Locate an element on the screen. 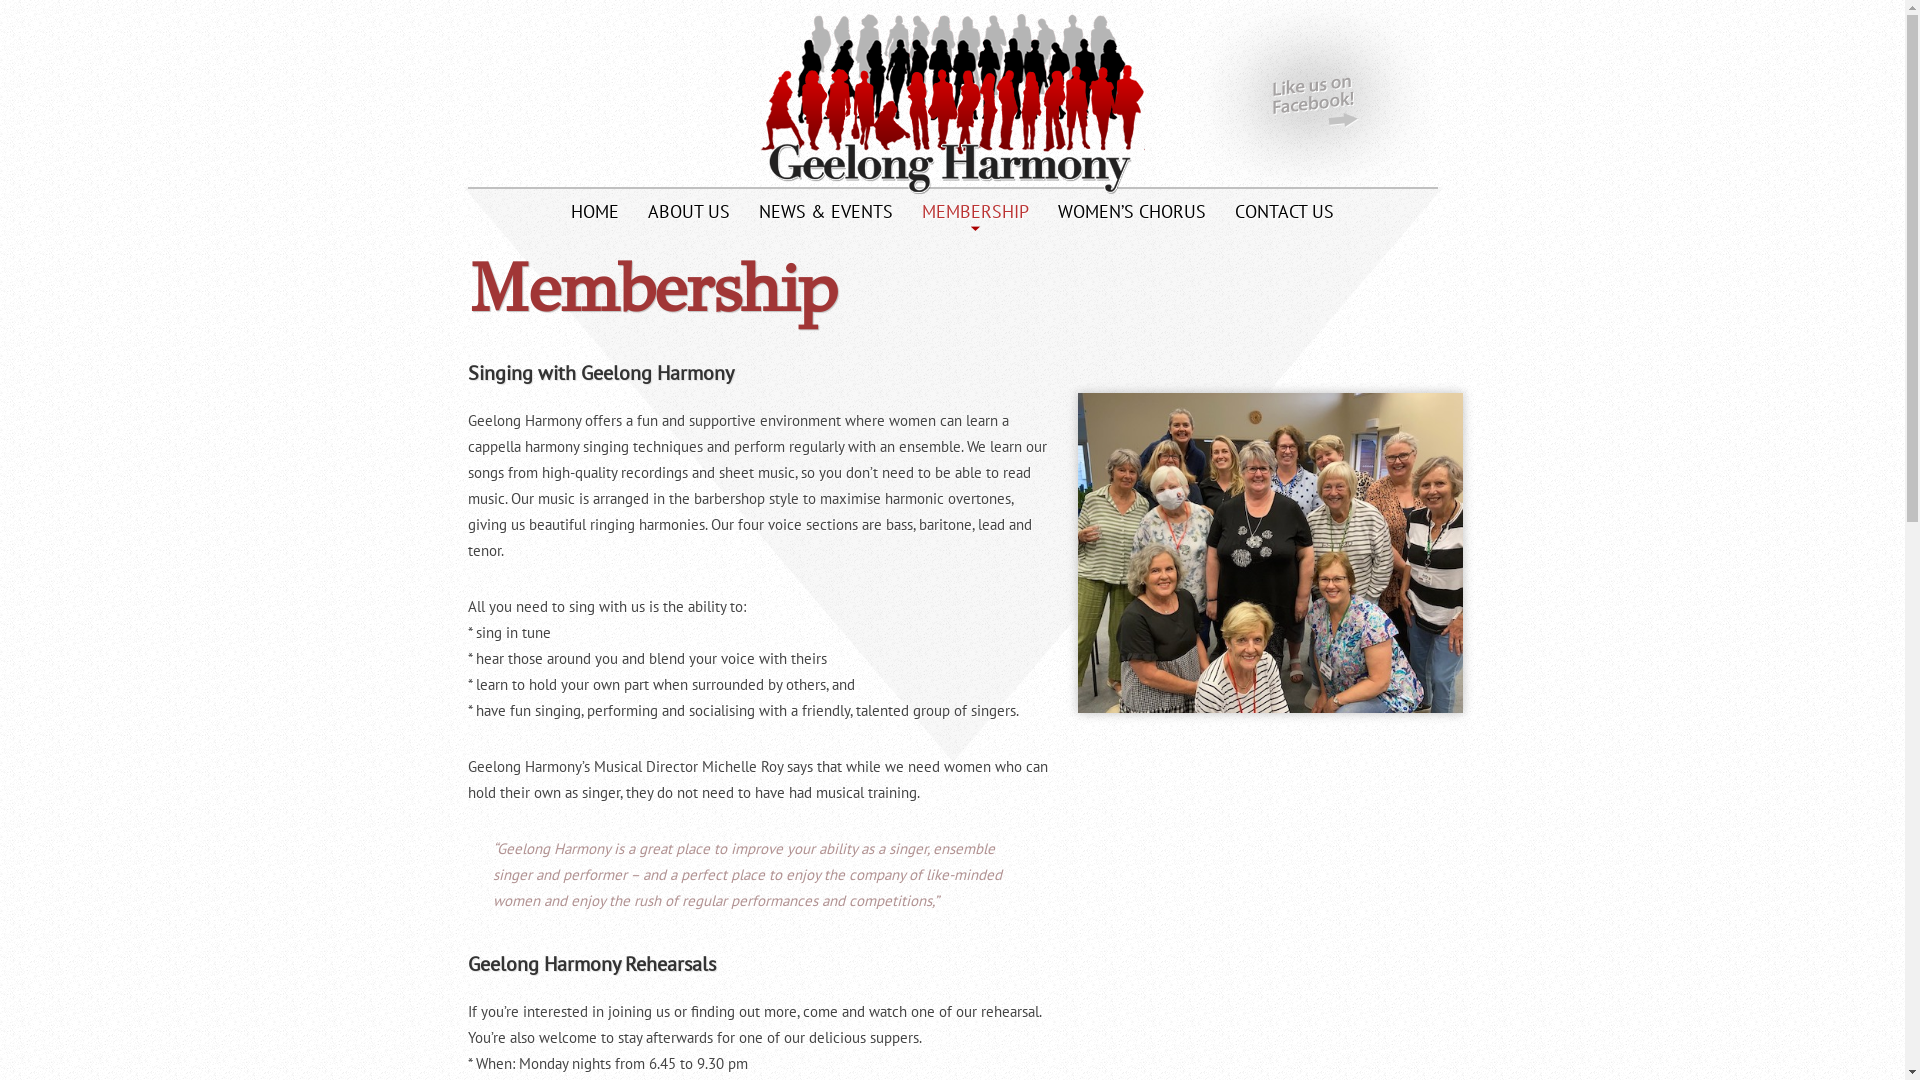  'HOME' is located at coordinates (594, 215).